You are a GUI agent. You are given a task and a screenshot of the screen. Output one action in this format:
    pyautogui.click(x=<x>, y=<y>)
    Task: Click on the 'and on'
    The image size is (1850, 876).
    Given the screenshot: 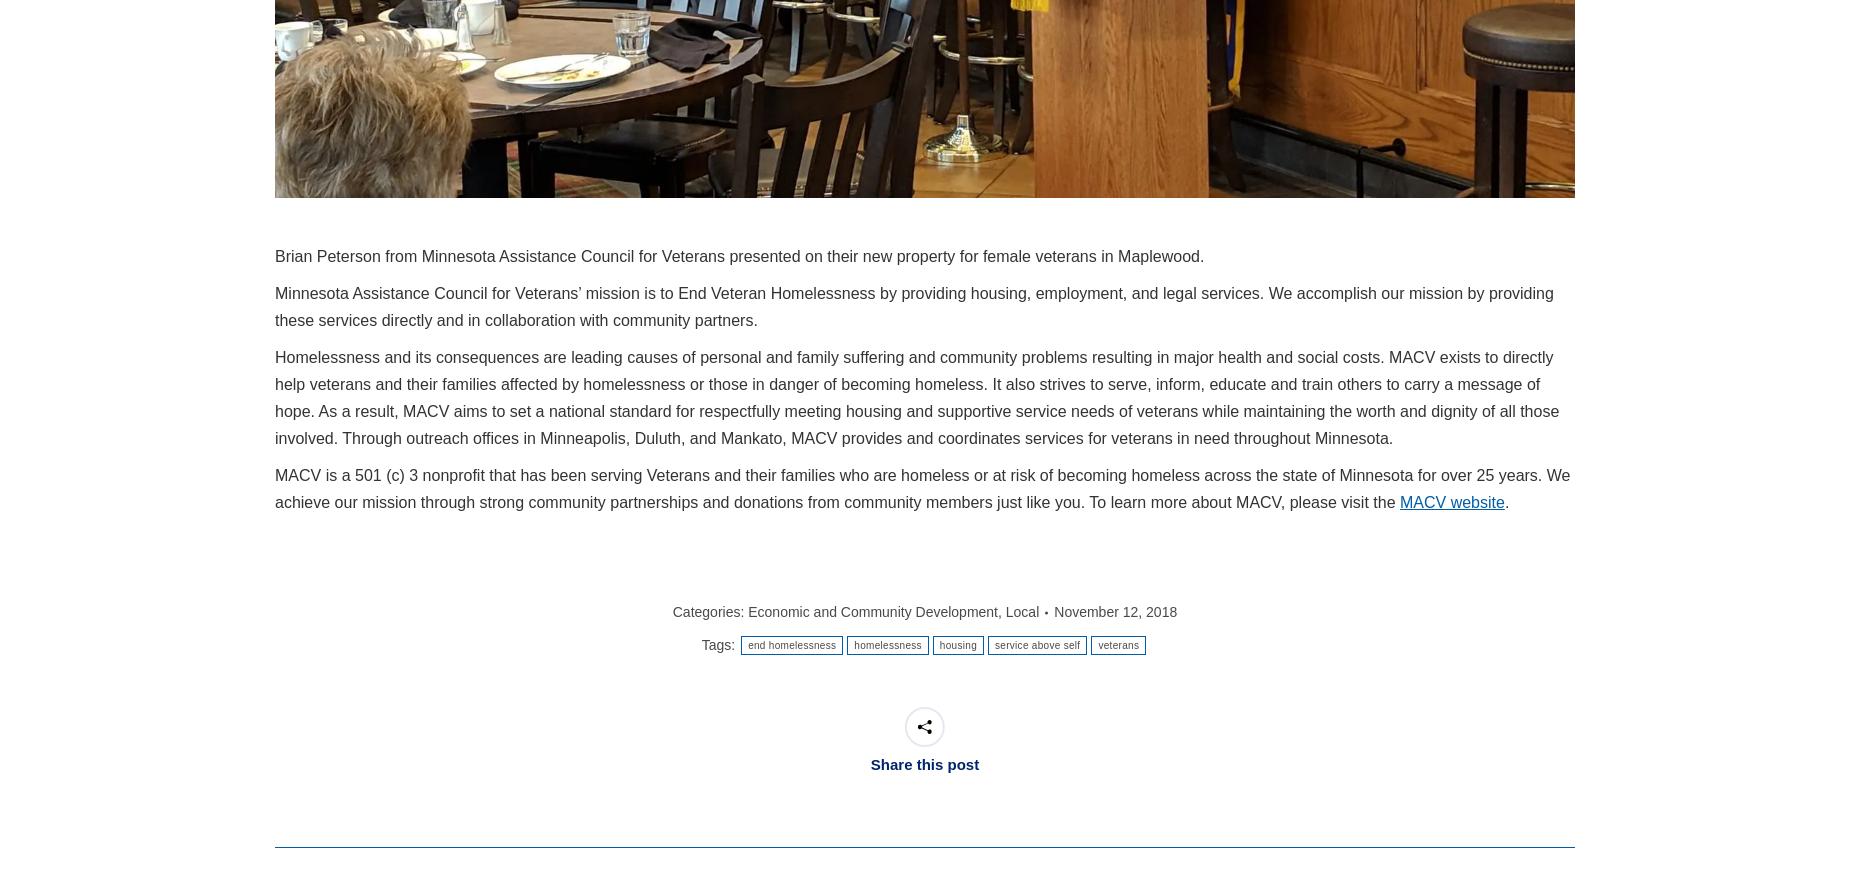 What is the action you would take?
    pyautogui.click(x=1362, y=782)
    